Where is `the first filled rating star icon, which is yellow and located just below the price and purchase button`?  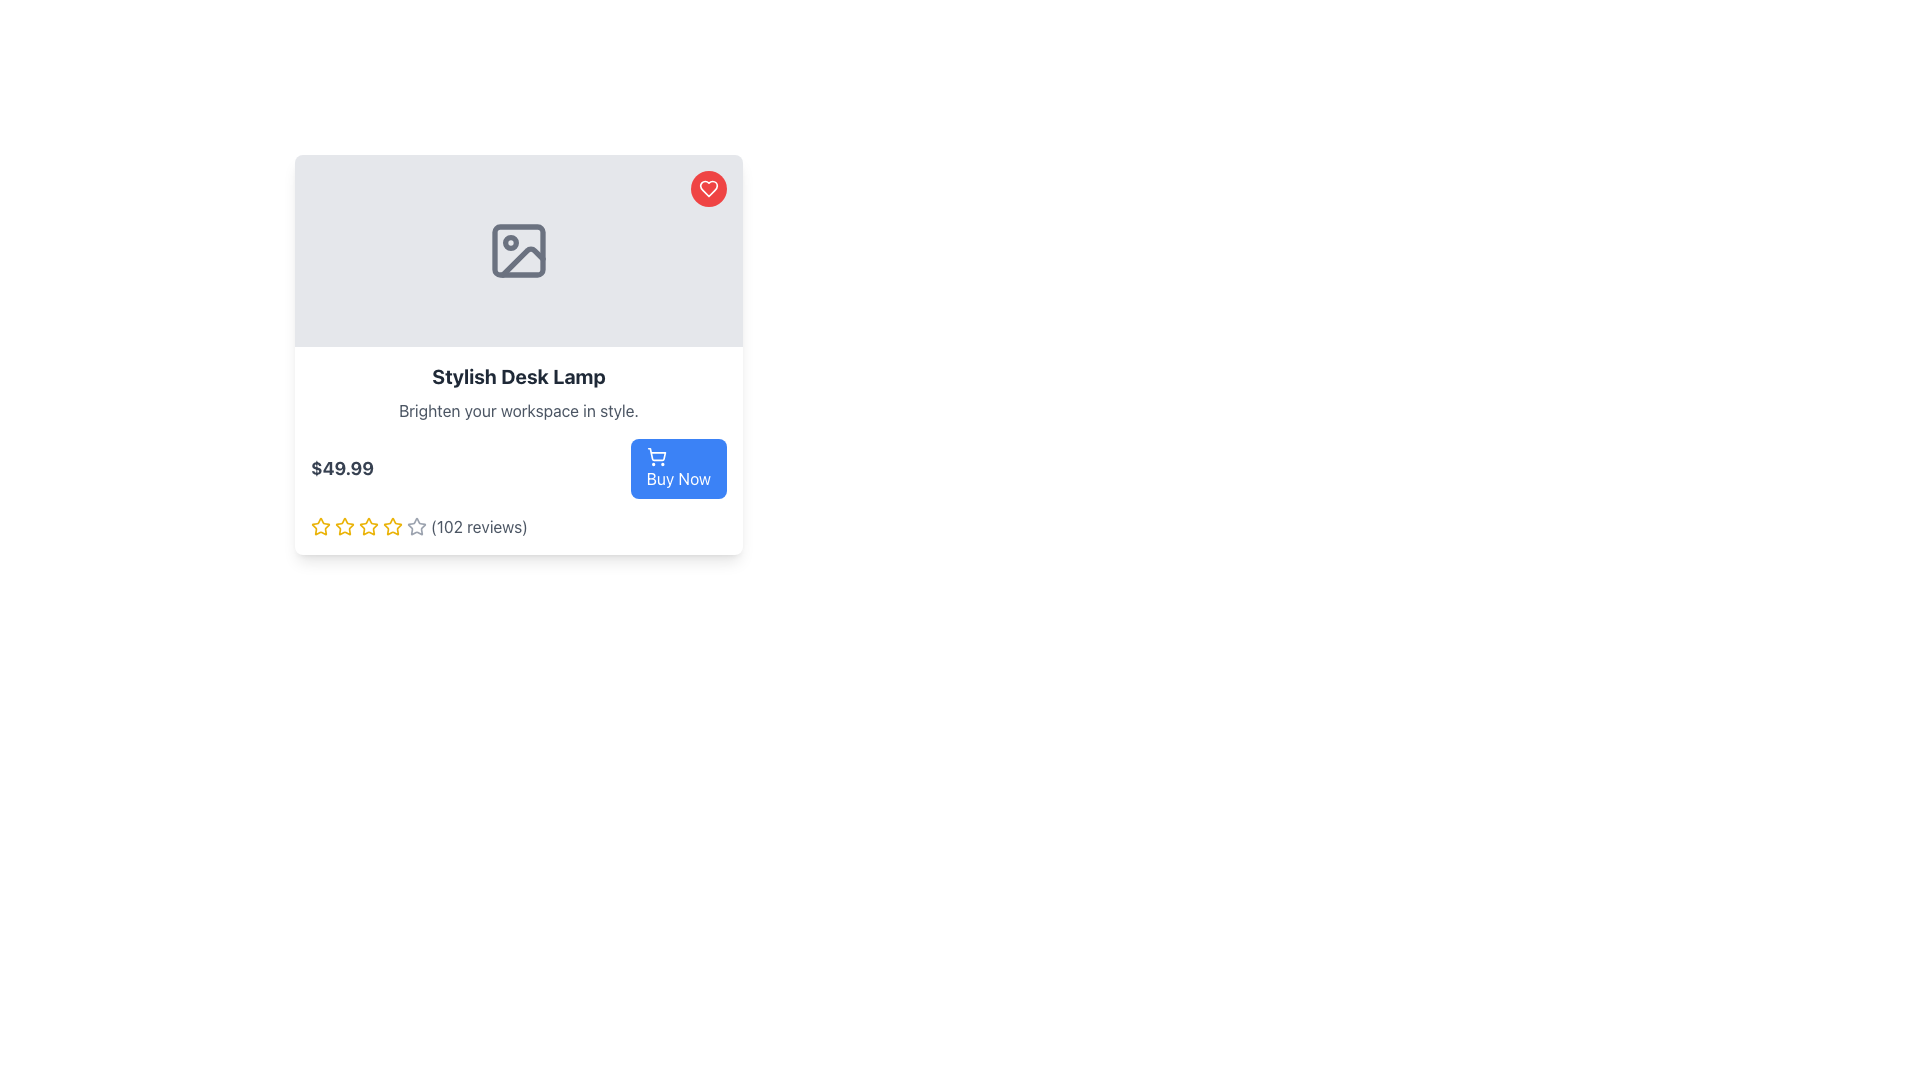 the first filled rating star icon, which is yellow and located just below the price and purchase button is located at coordinates (321, 526).